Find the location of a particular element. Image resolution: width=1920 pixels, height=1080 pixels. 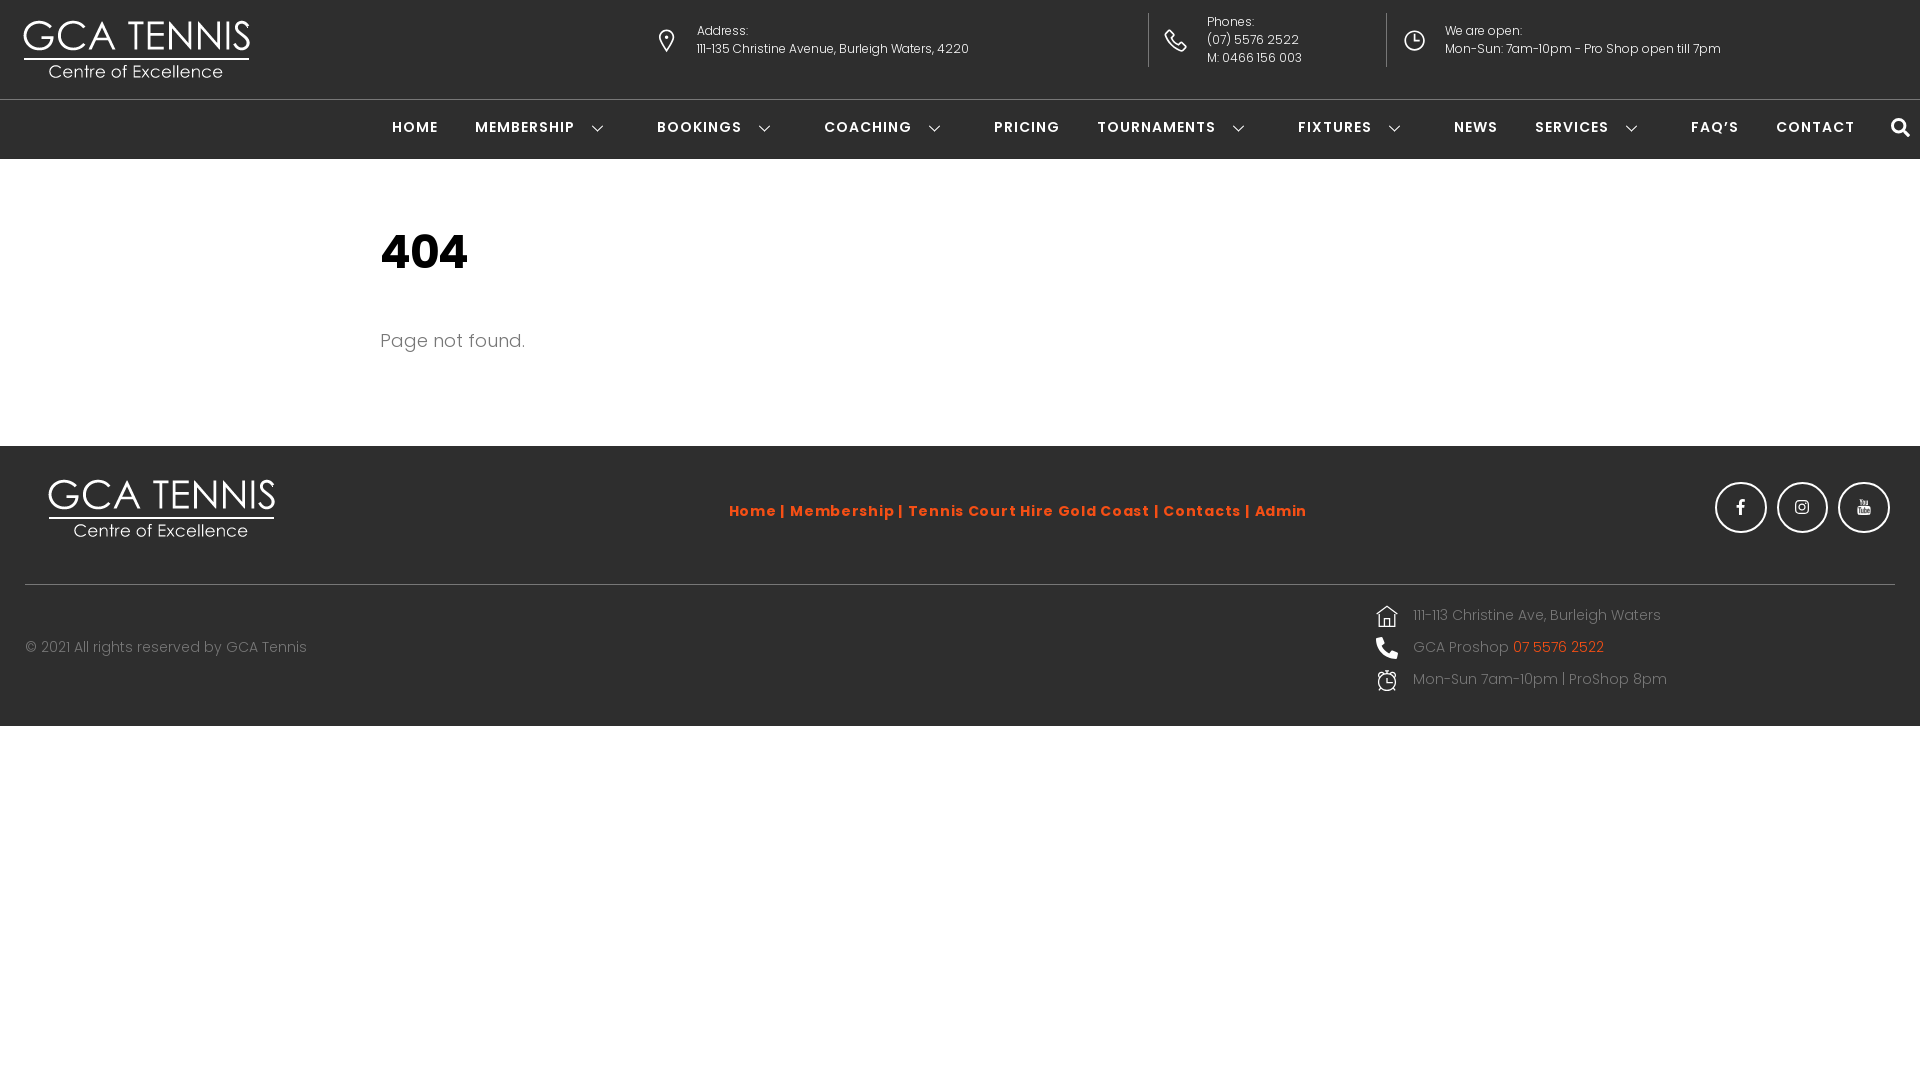

'TOURNAMENTS' is located at coordinates (1179, 127).